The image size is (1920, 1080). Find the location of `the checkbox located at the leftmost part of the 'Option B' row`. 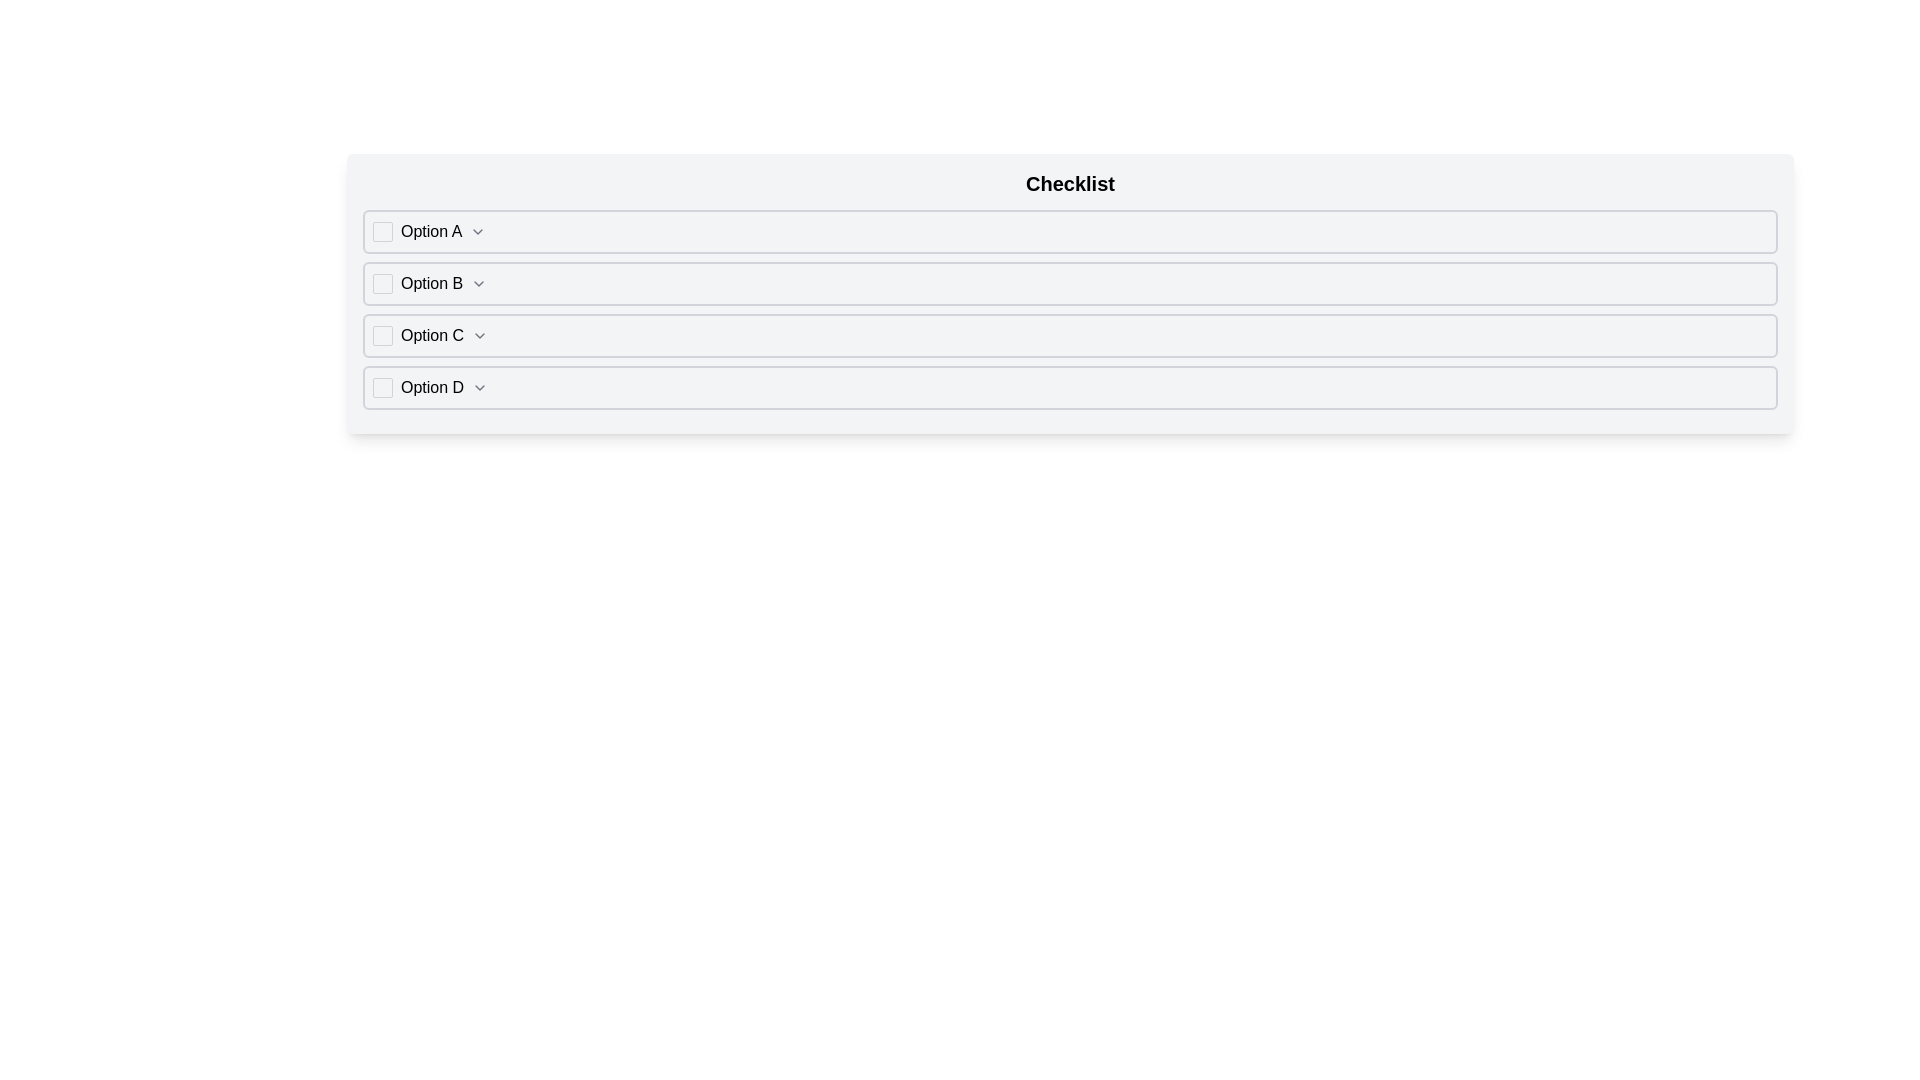

the checkbox located at the leftmost part of the 'Option B' row is located at coordinates (383, 284).